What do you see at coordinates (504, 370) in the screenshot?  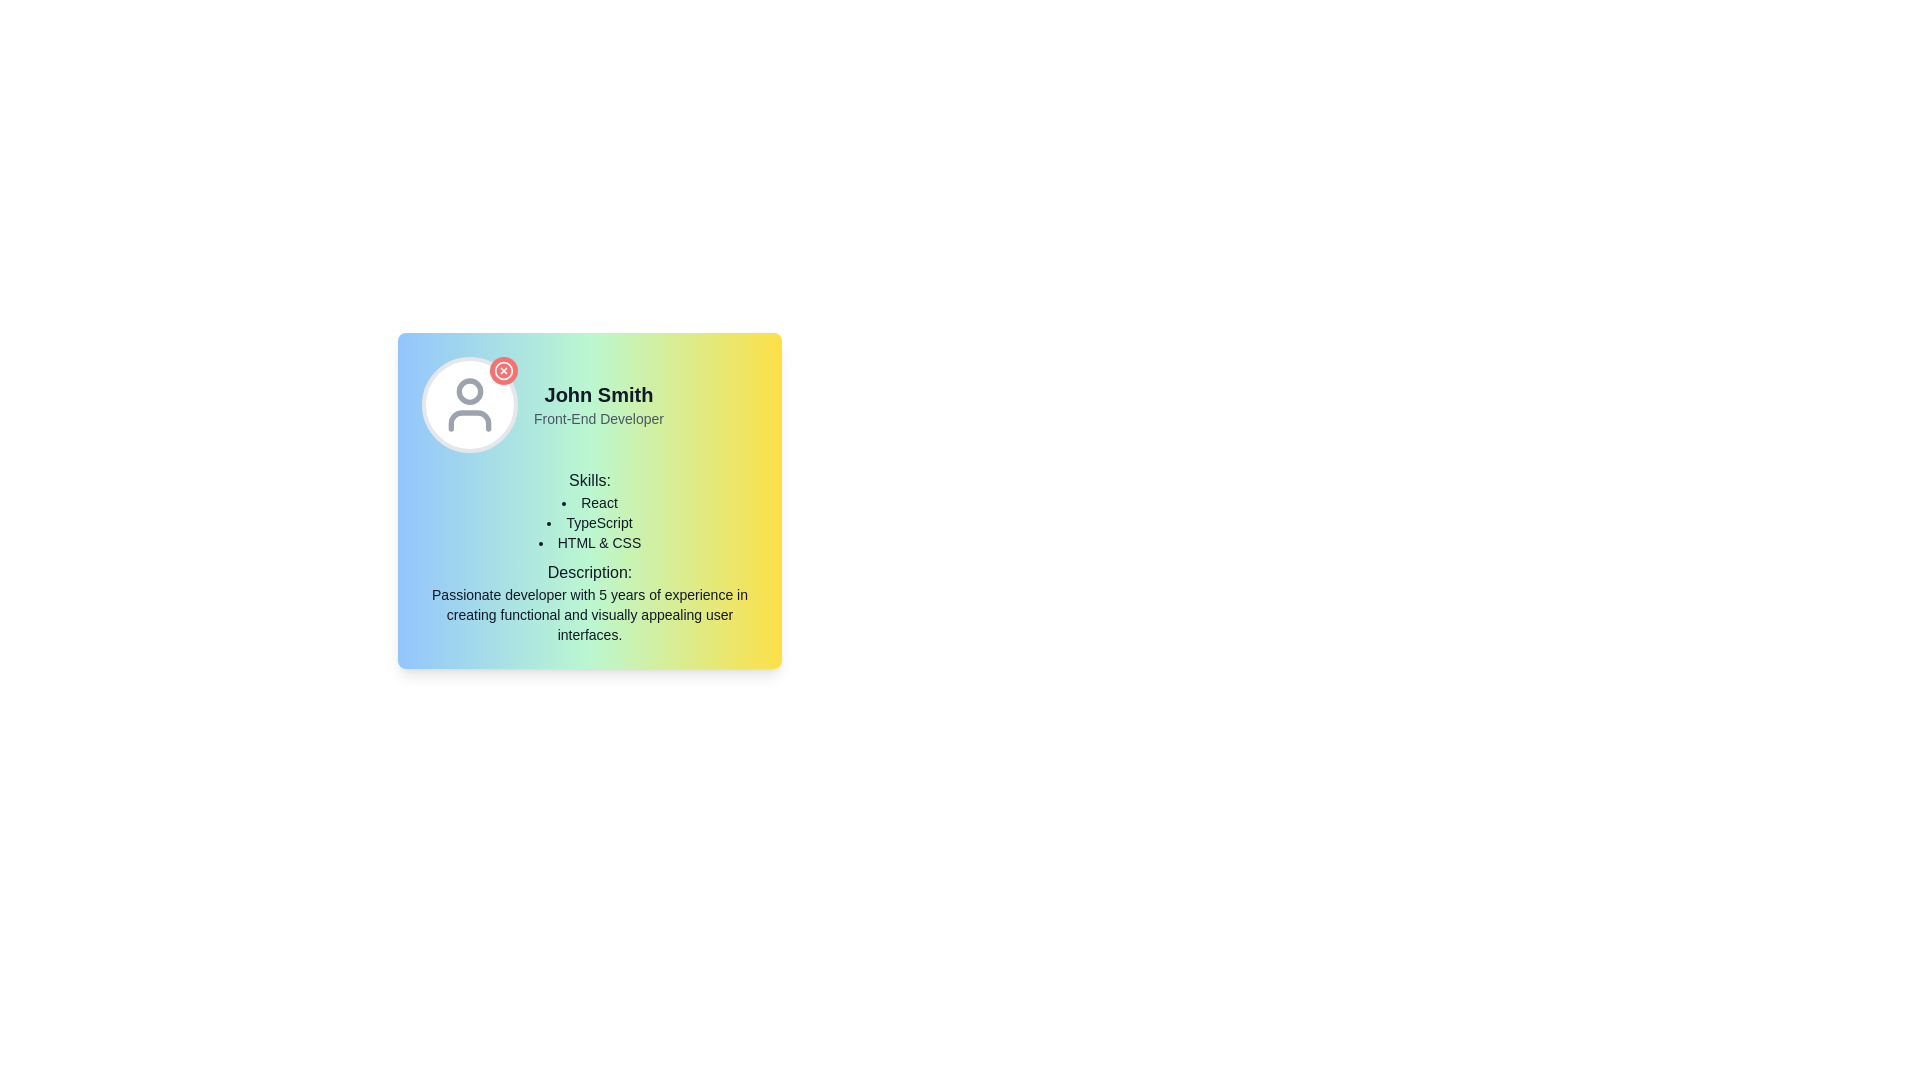 I see `the SVG circle element located in the top-left region of the card's header area, which contributes to the overall visual design of the icon` at bounding box center [504, 370].